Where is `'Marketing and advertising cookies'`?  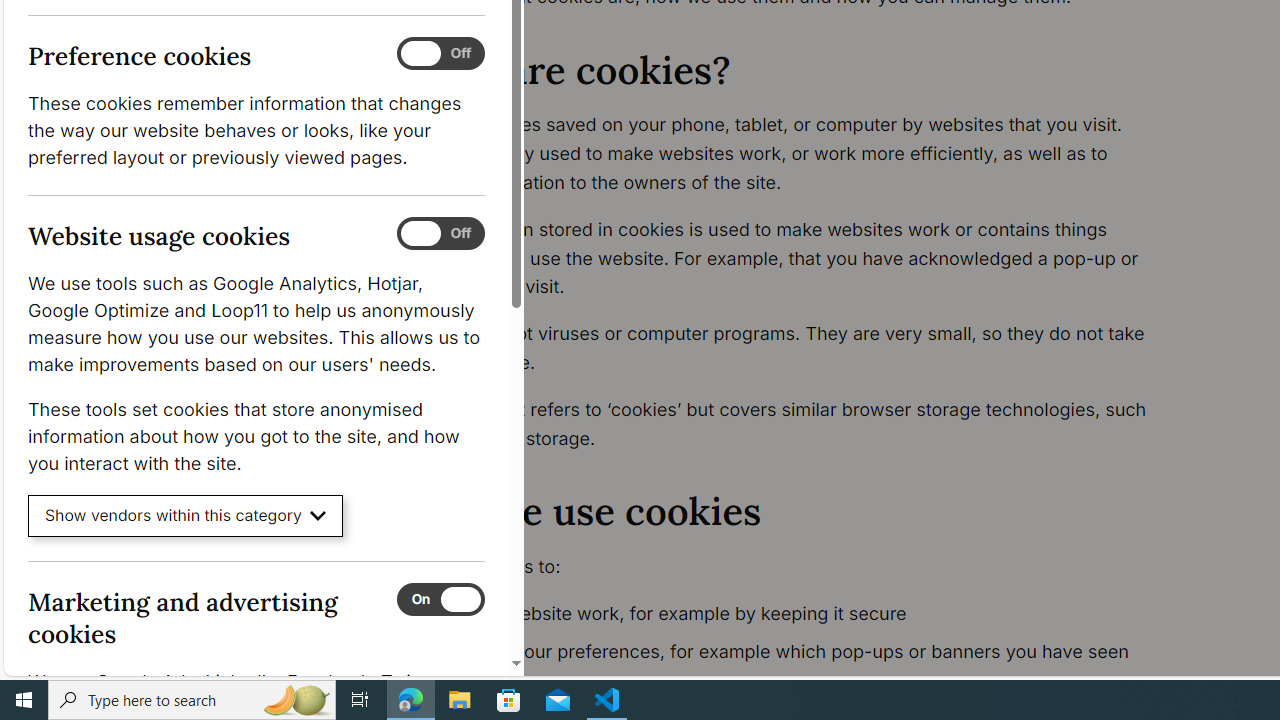 'Marketing and advertising cookies' is located at coordinates (439, 598).